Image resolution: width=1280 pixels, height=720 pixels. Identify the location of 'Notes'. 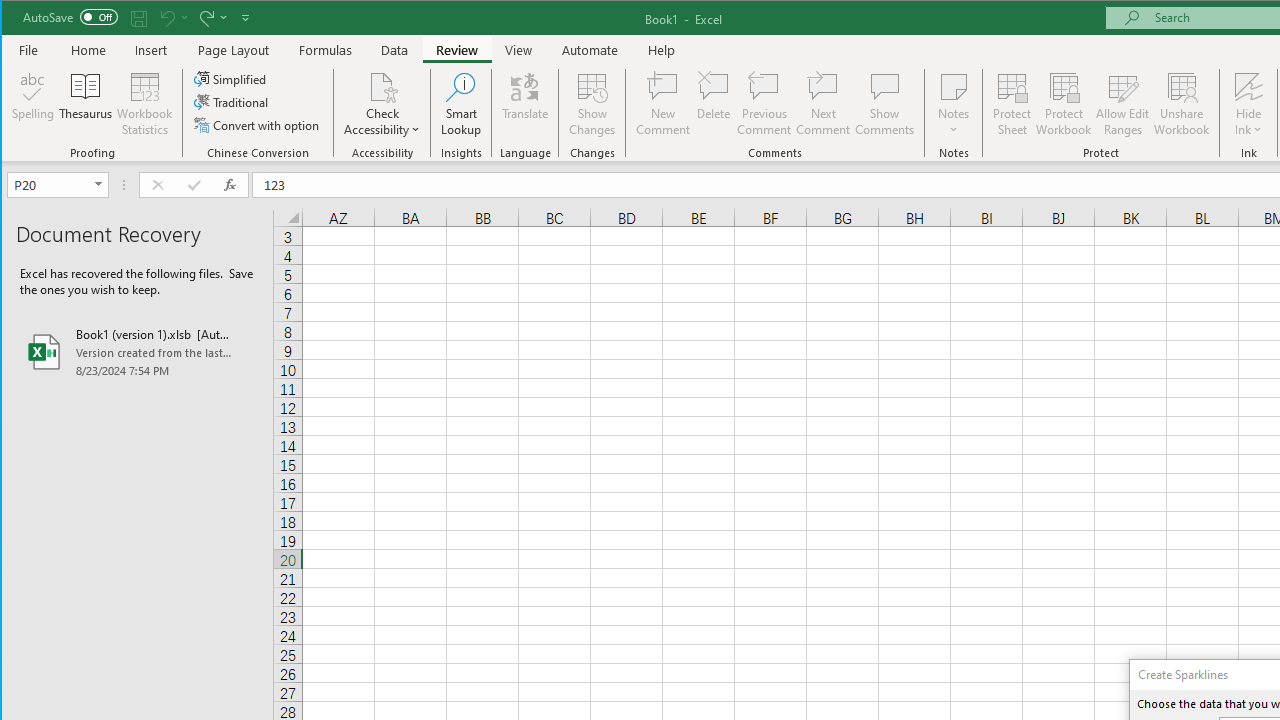
(953, 104).